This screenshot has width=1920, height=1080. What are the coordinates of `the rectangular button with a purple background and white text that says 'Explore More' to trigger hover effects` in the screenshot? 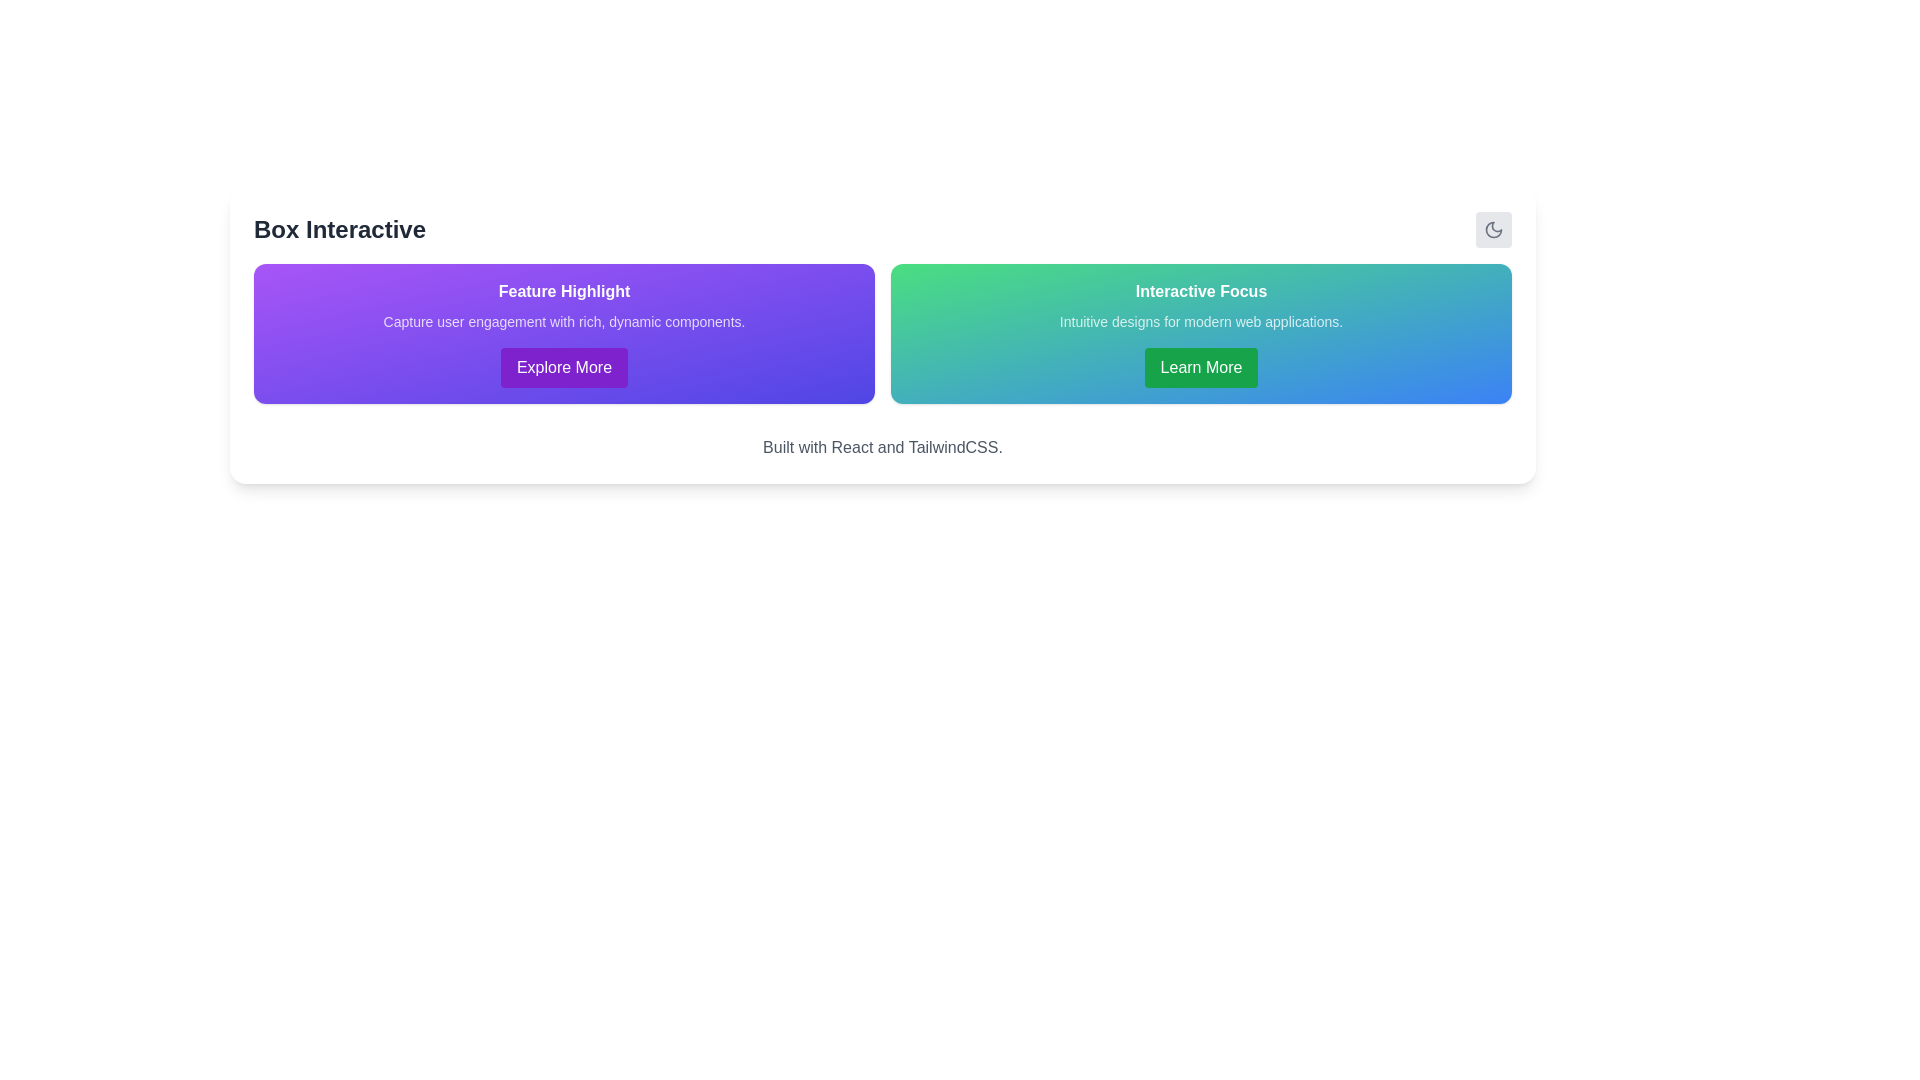 It's located at (563, 367).